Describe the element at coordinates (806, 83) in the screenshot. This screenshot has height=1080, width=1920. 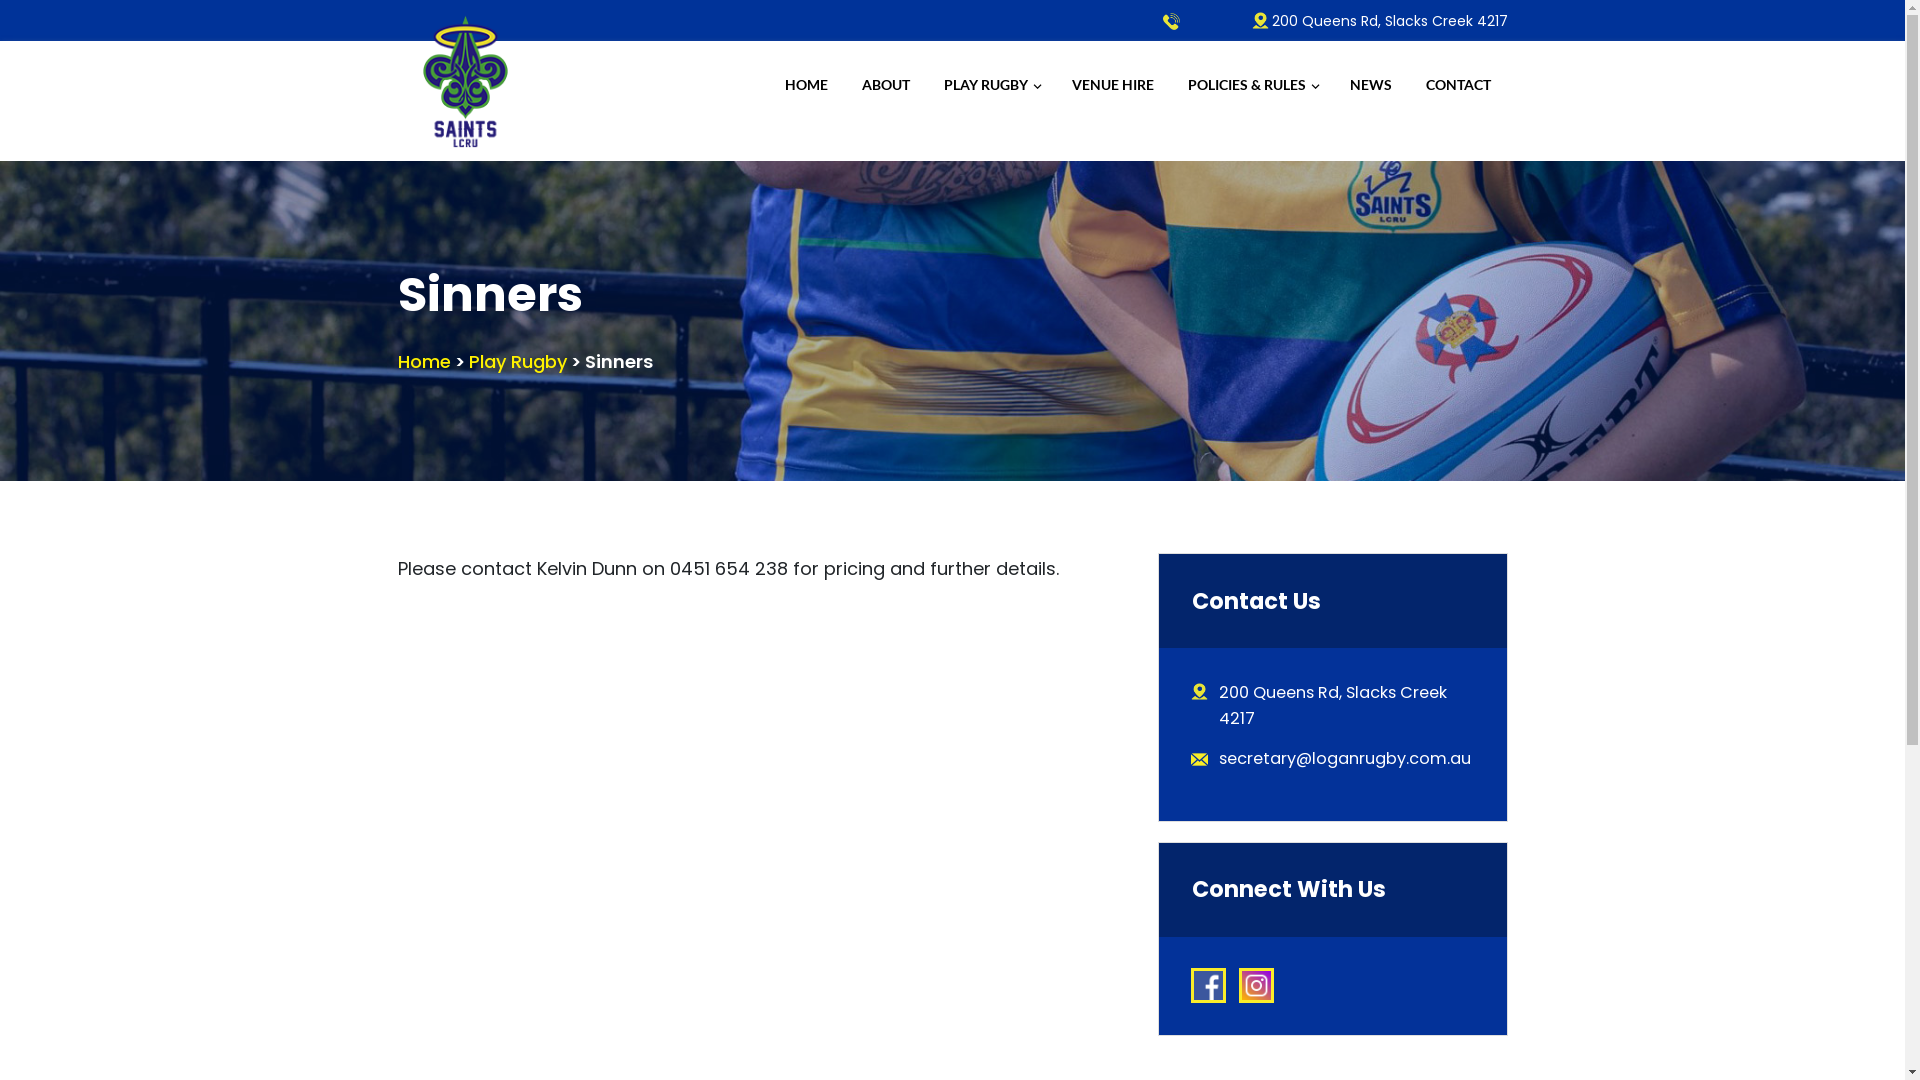
I see `'HOME'` at that location.